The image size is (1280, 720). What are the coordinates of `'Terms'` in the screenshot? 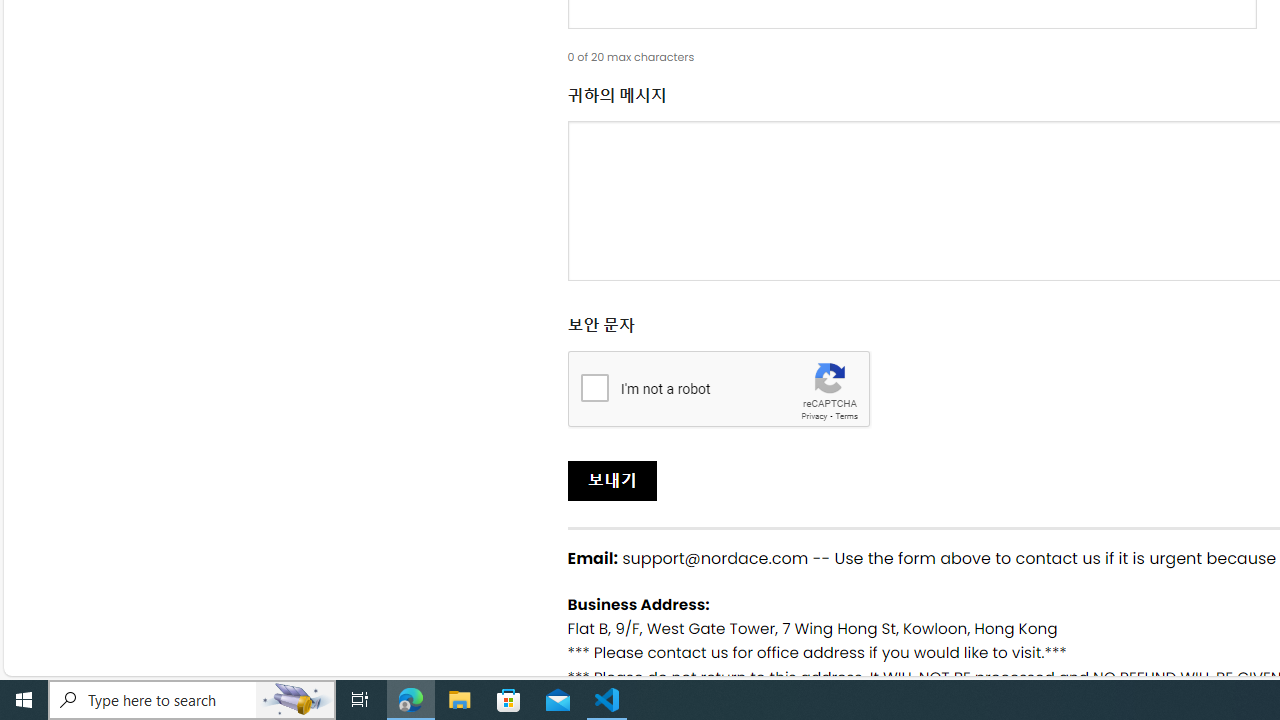 It's located at (846, 415).